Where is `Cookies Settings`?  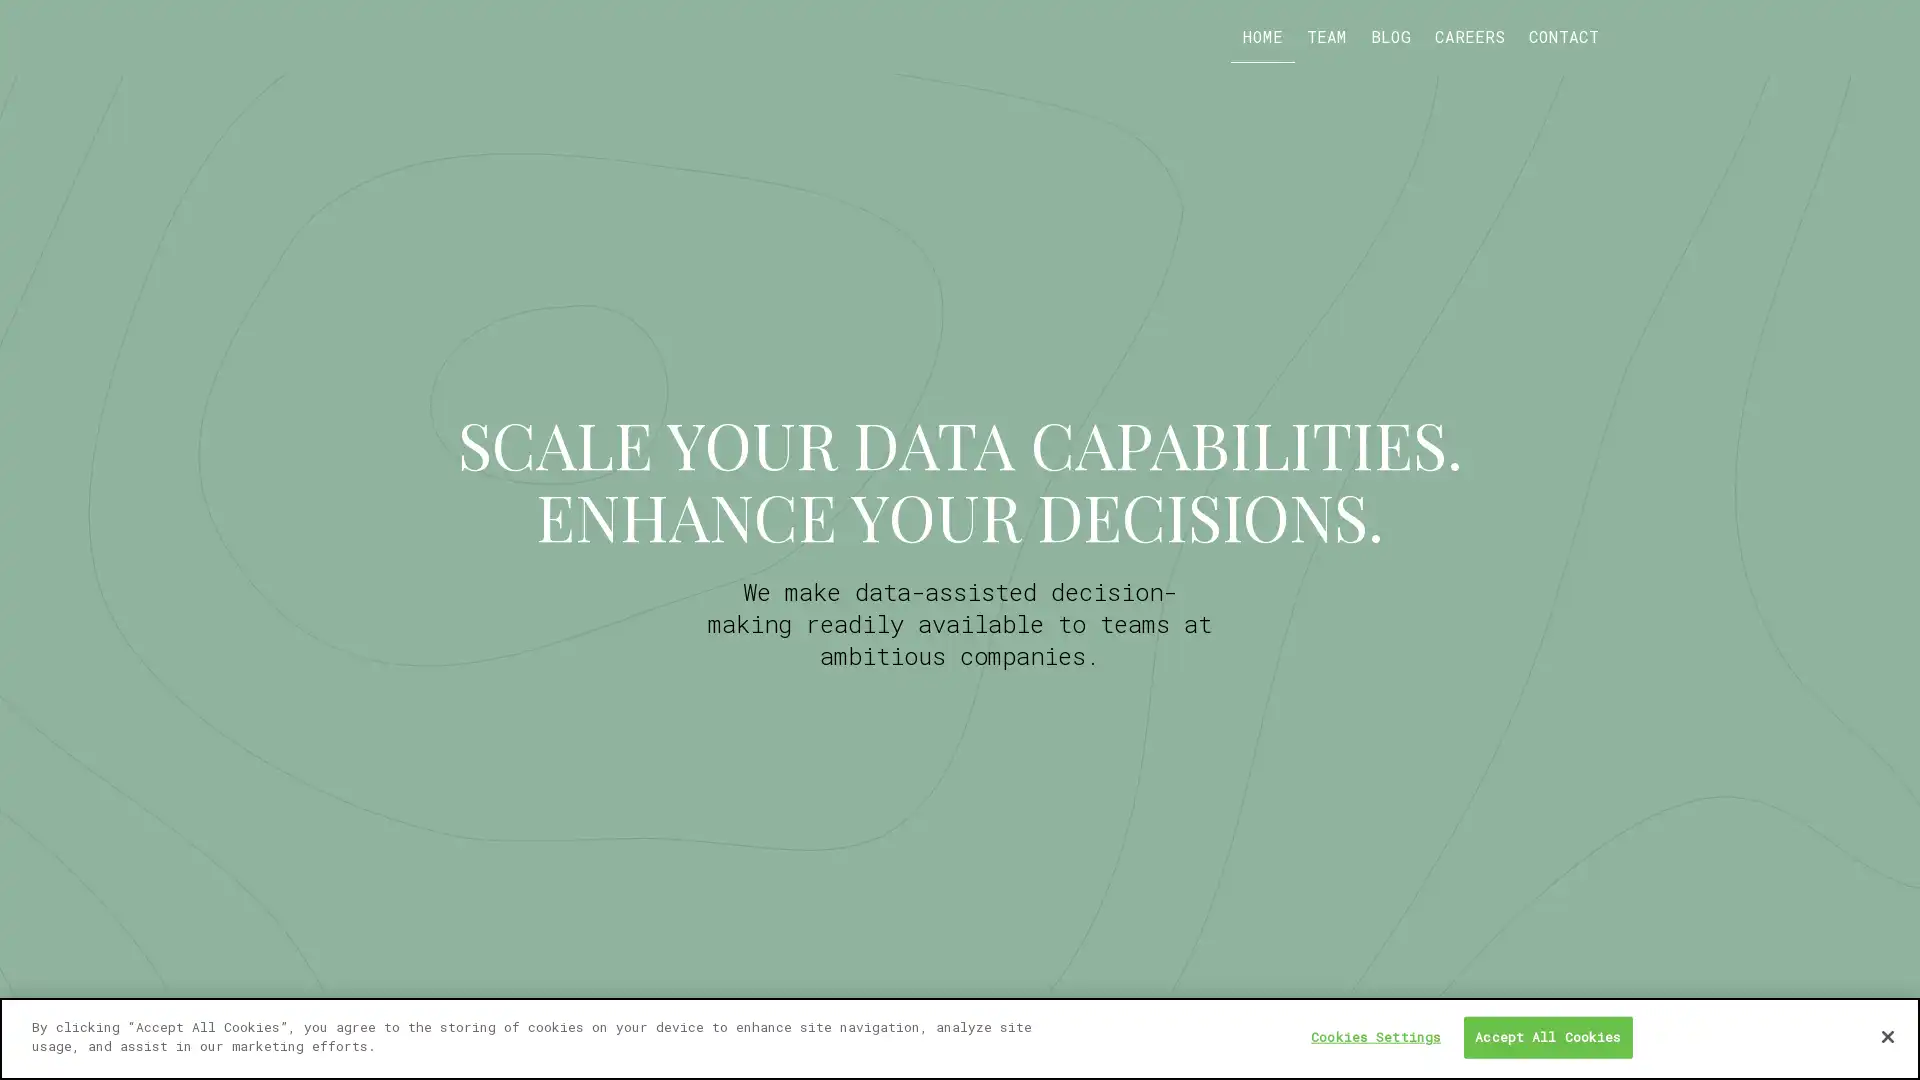 Cookies Settings is located at coordinates (1375, 1036).